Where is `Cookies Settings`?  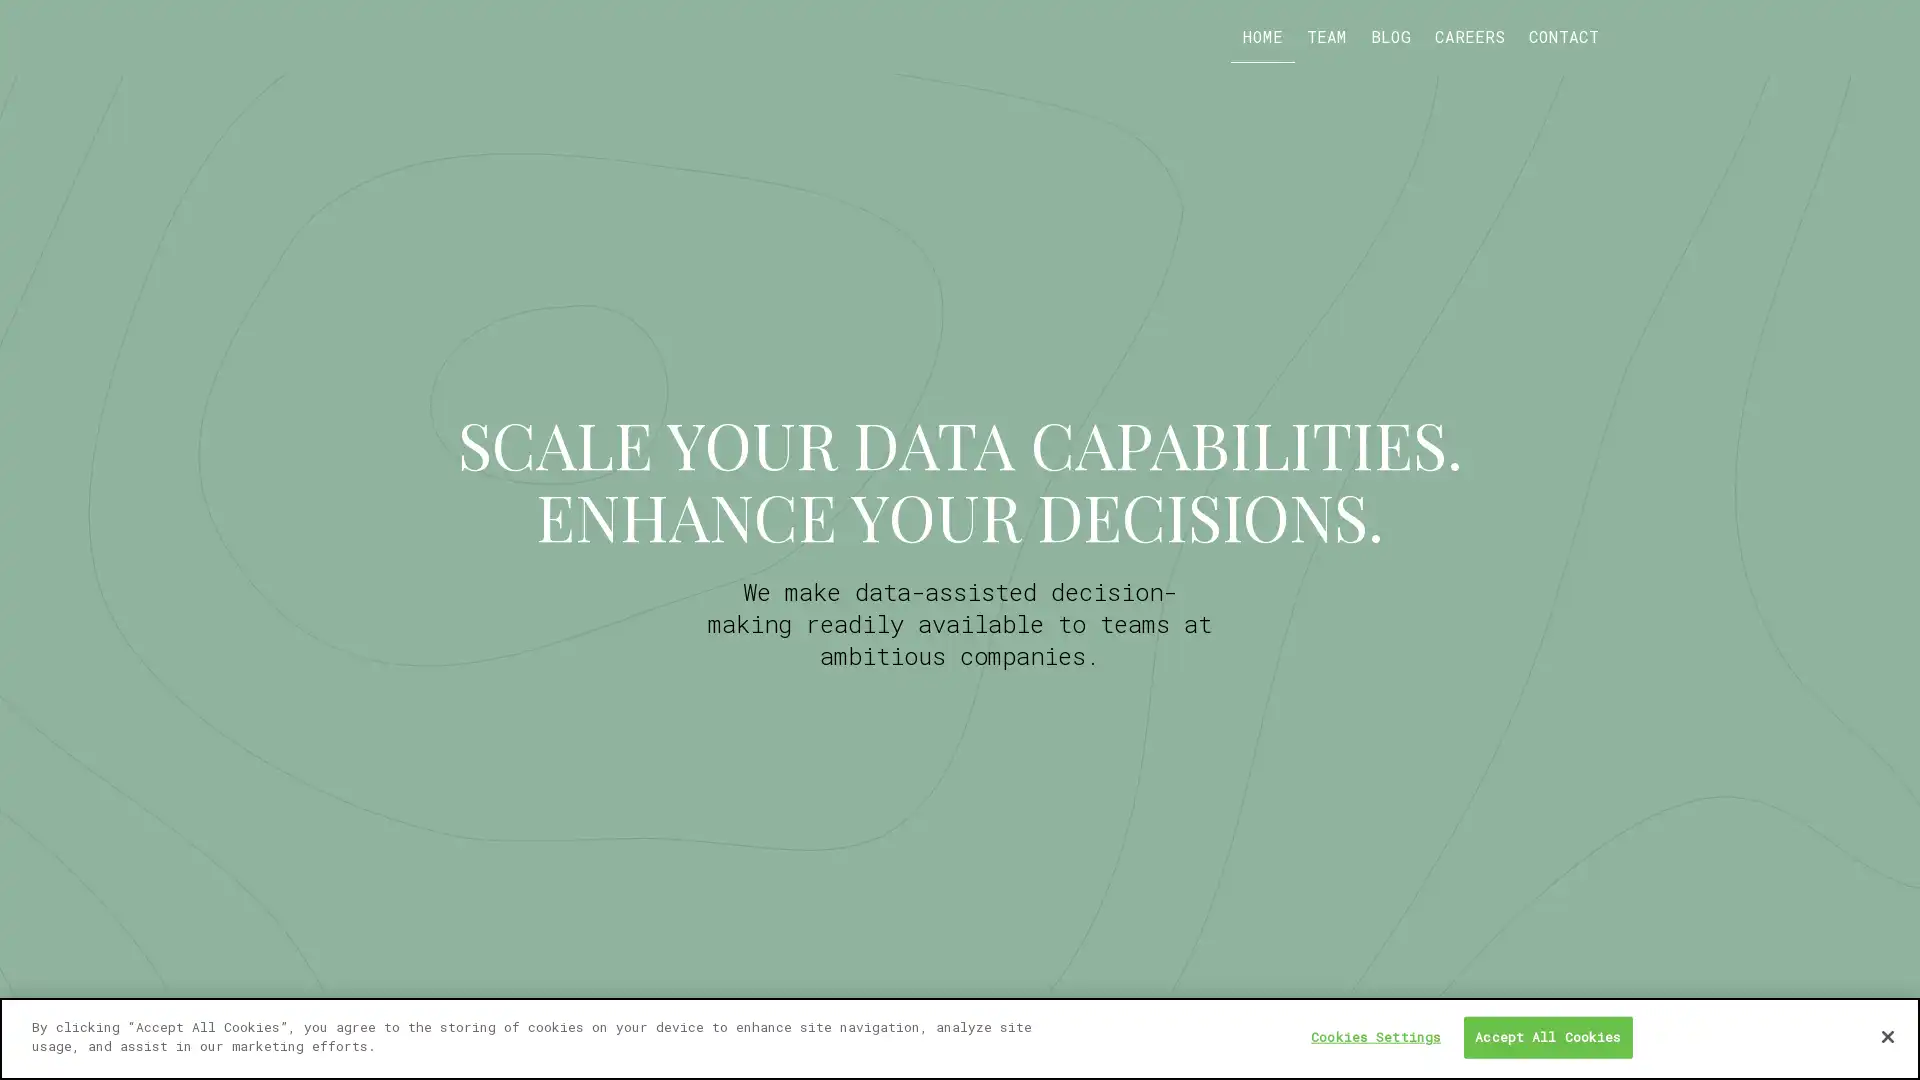 Cookies Settings is located at coordinates (1375, 1036).